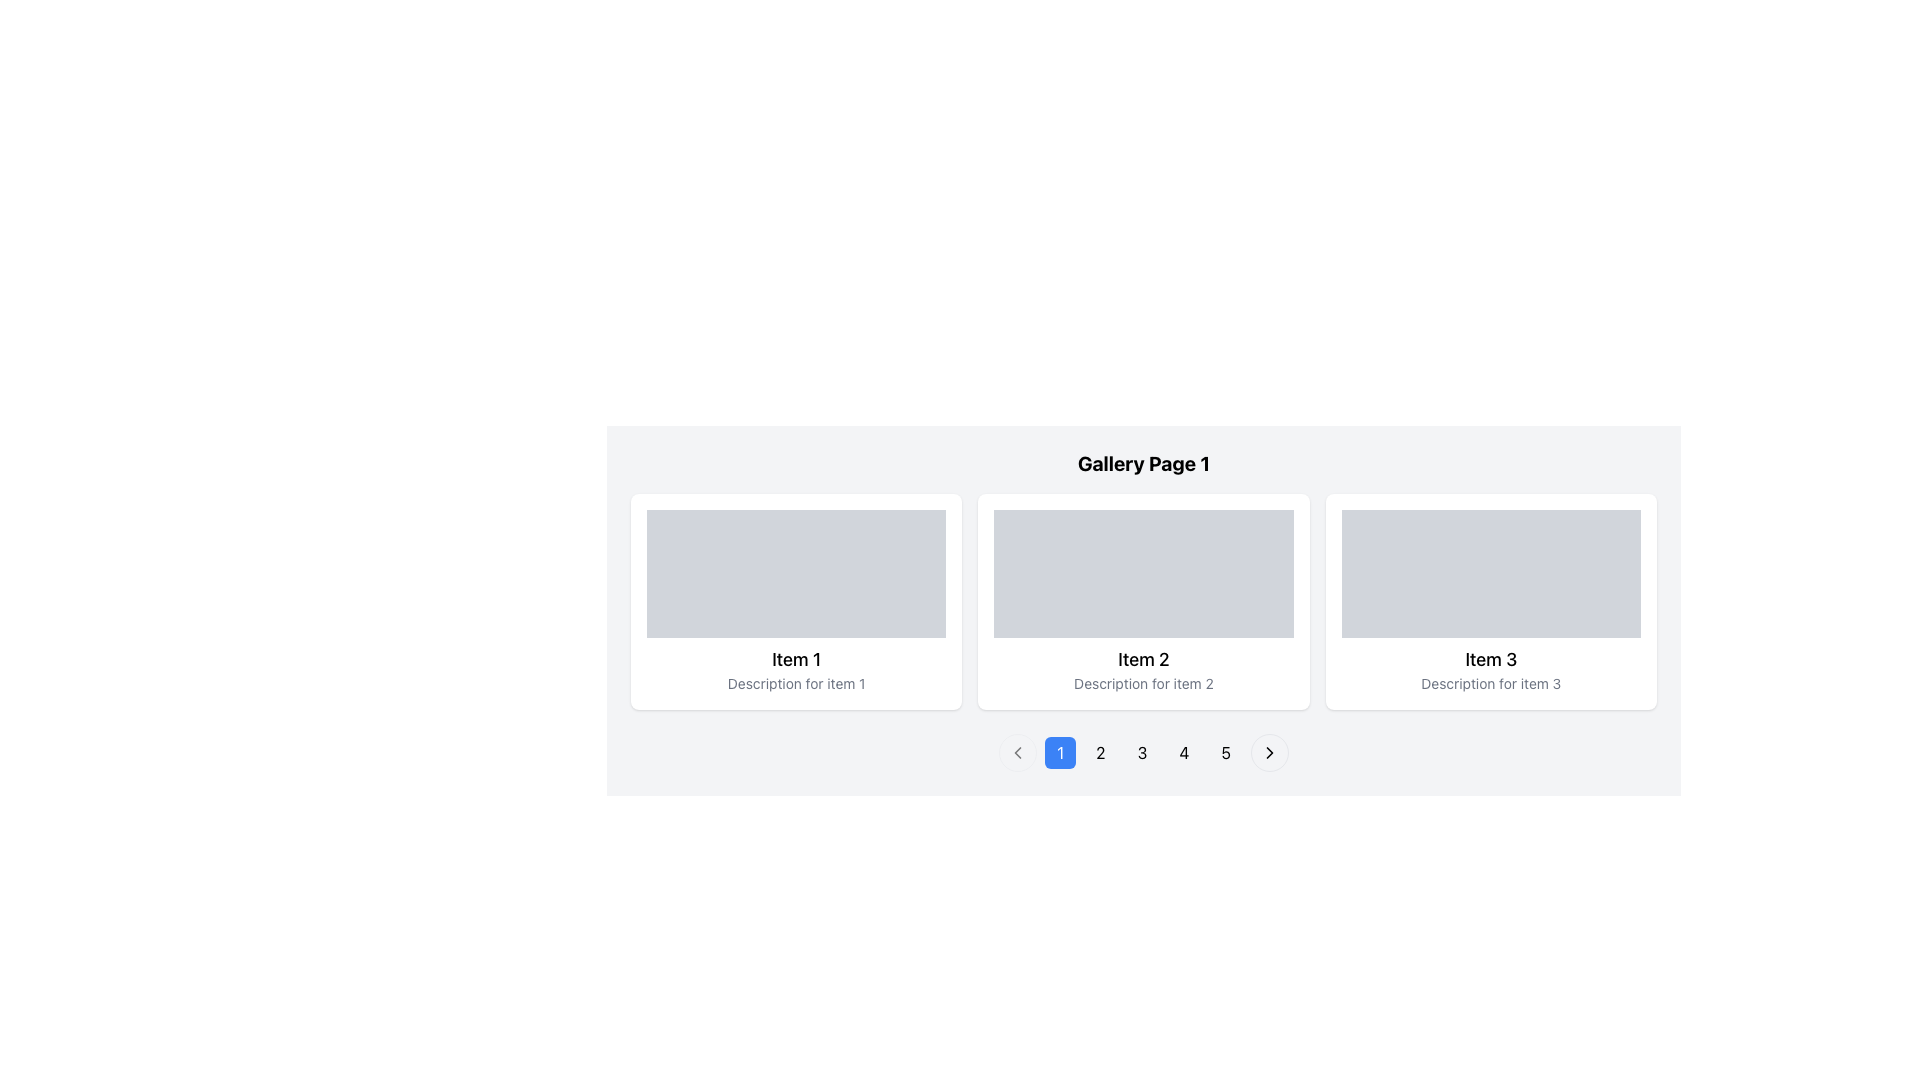 The height and width of the screenshot is (1080, 1920). Describe the element at coordinates (1018, 752) in the screenshot. I see `the previous page button located in the leftmost position of the pagination bar` at that location.